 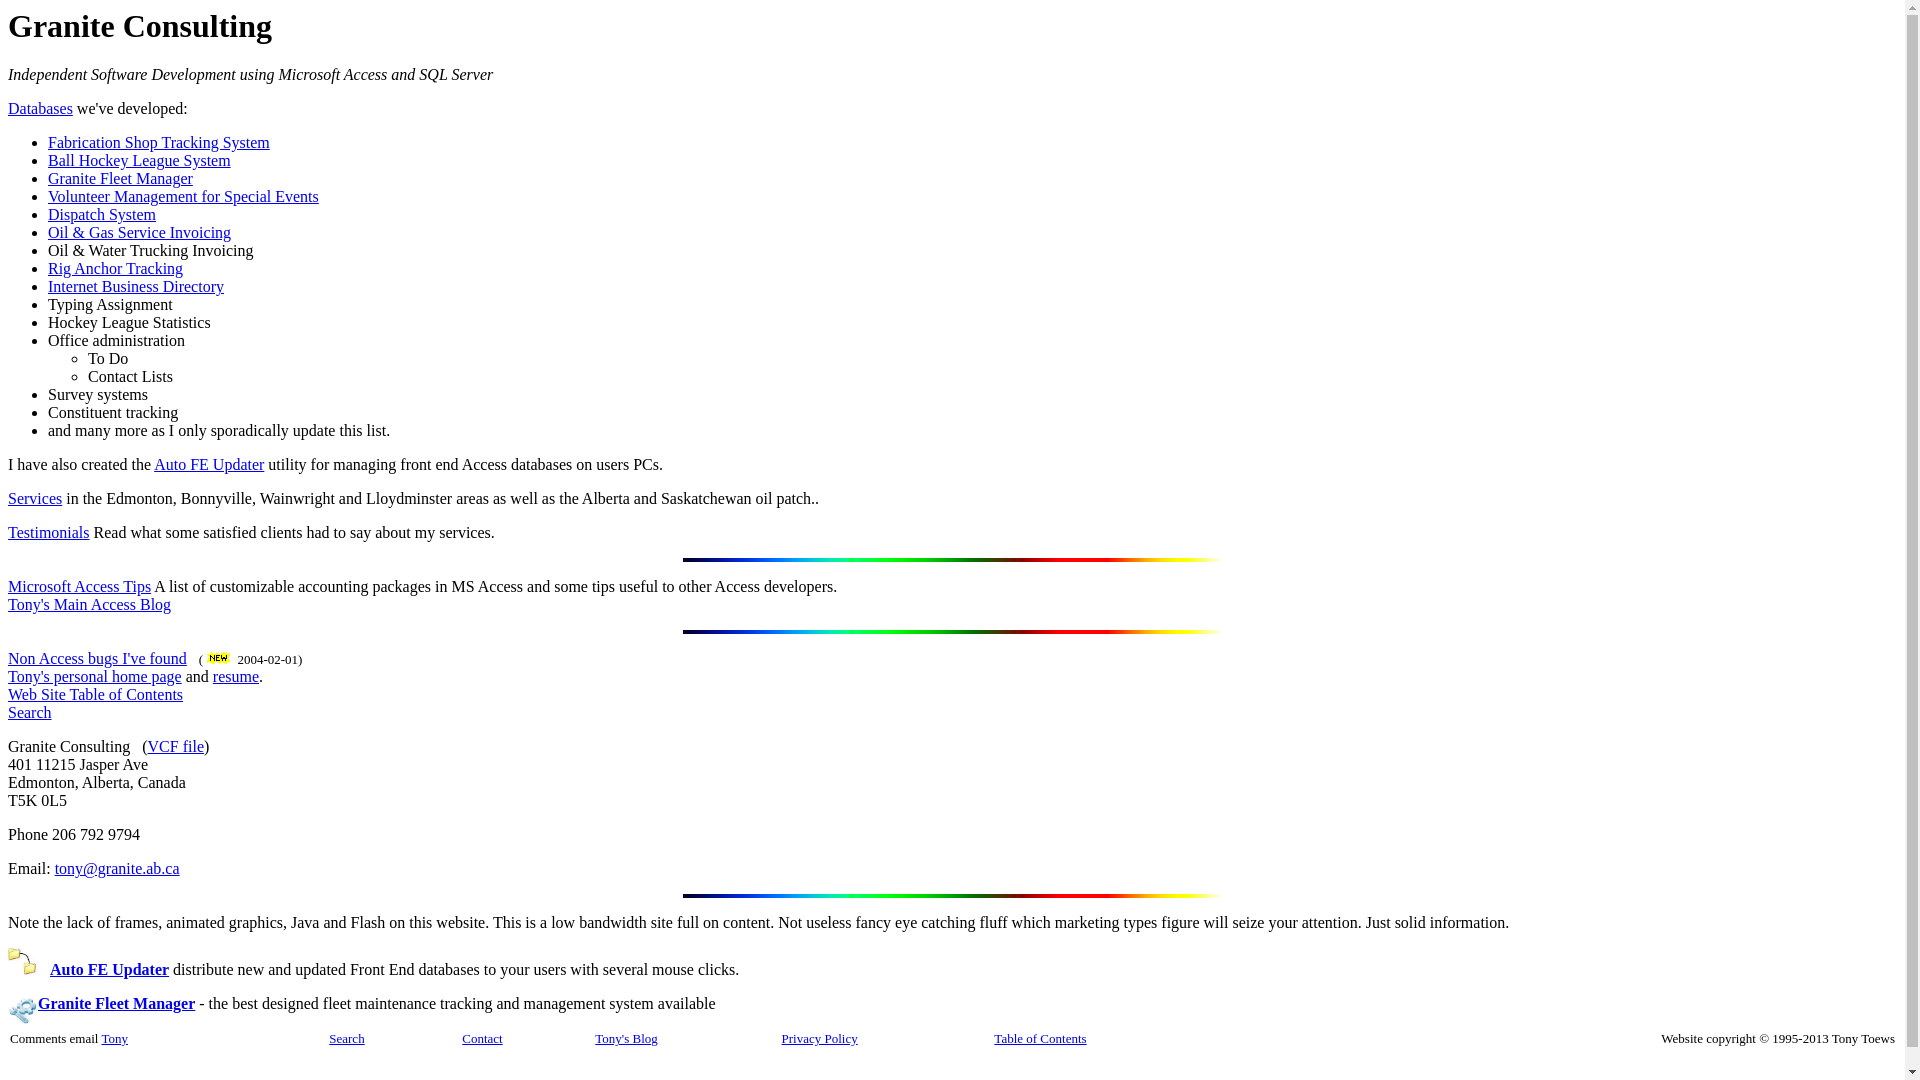 What do you see at coordinates (96, 658) in the screenshot?
I see `'Non Access bugs I've found'` at bounding box center [96, 658].